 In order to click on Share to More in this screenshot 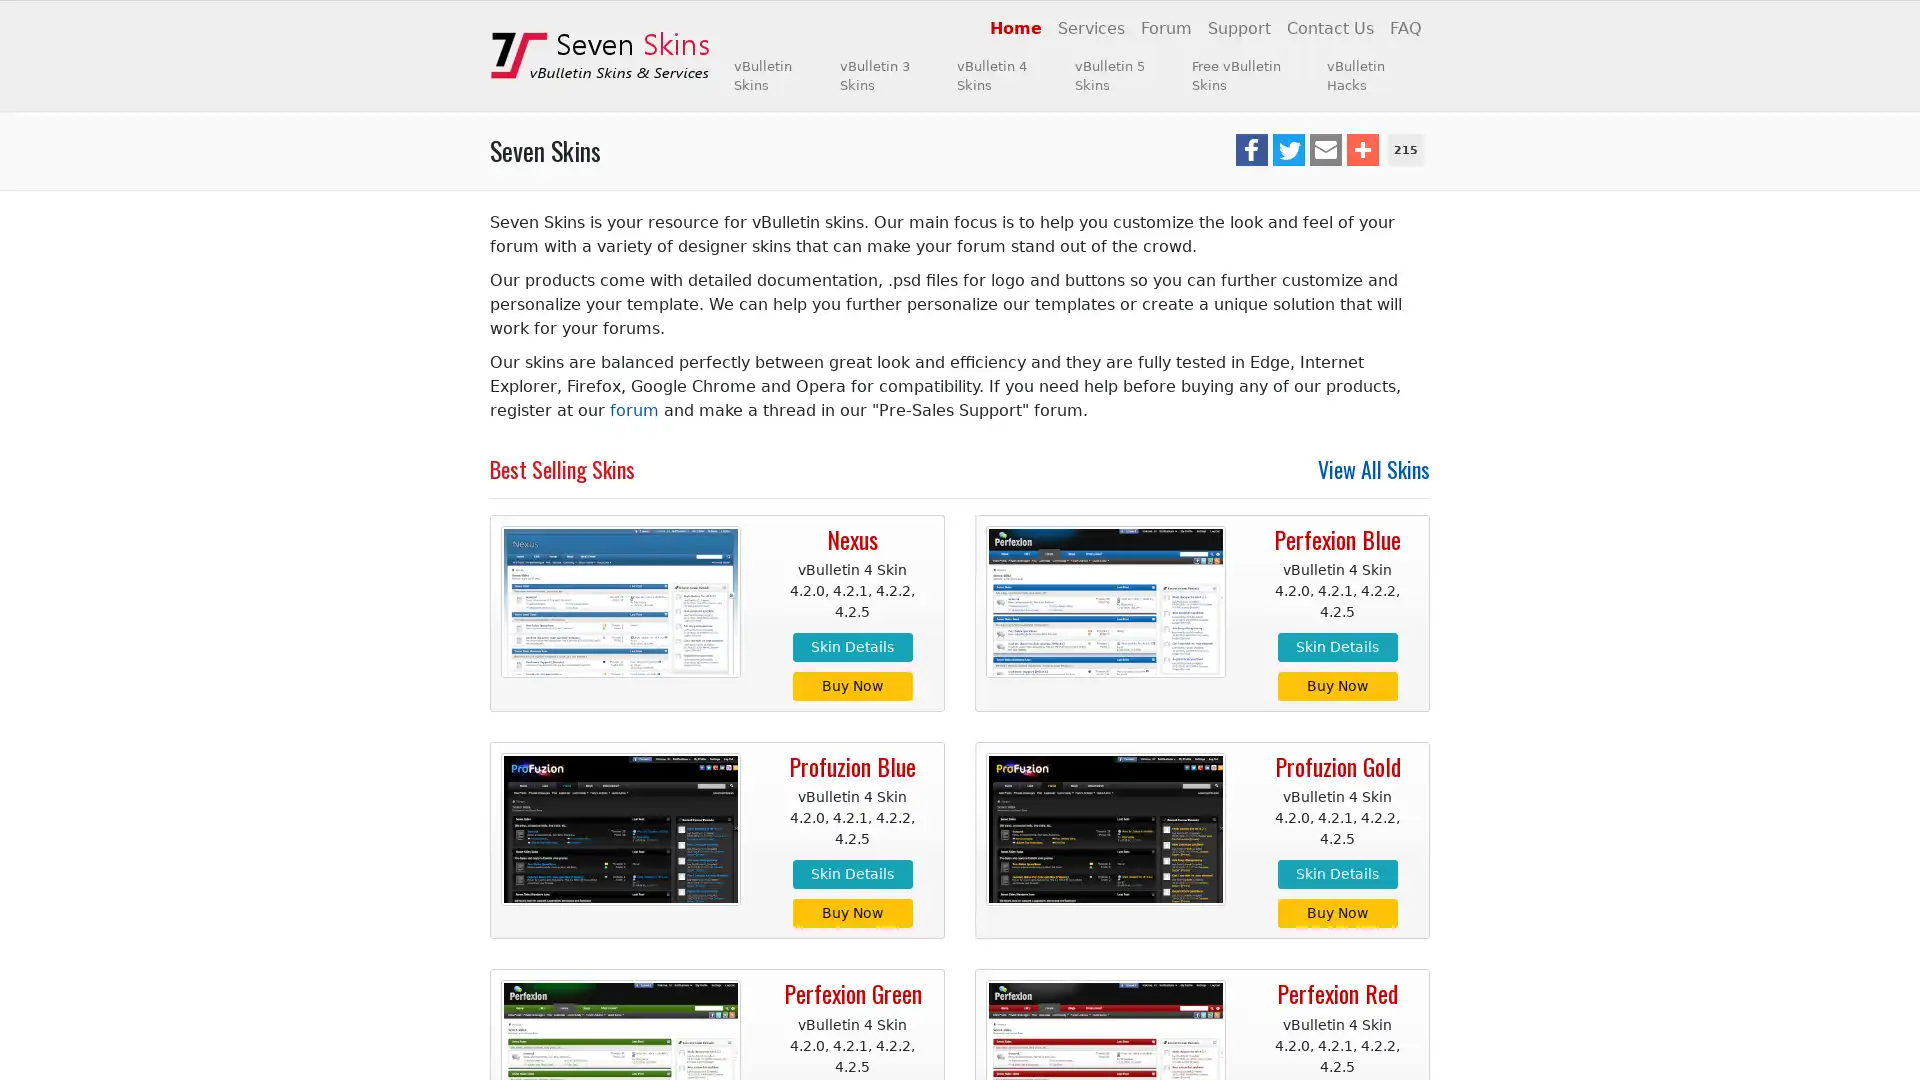, I will do `click(1361, 149)`.